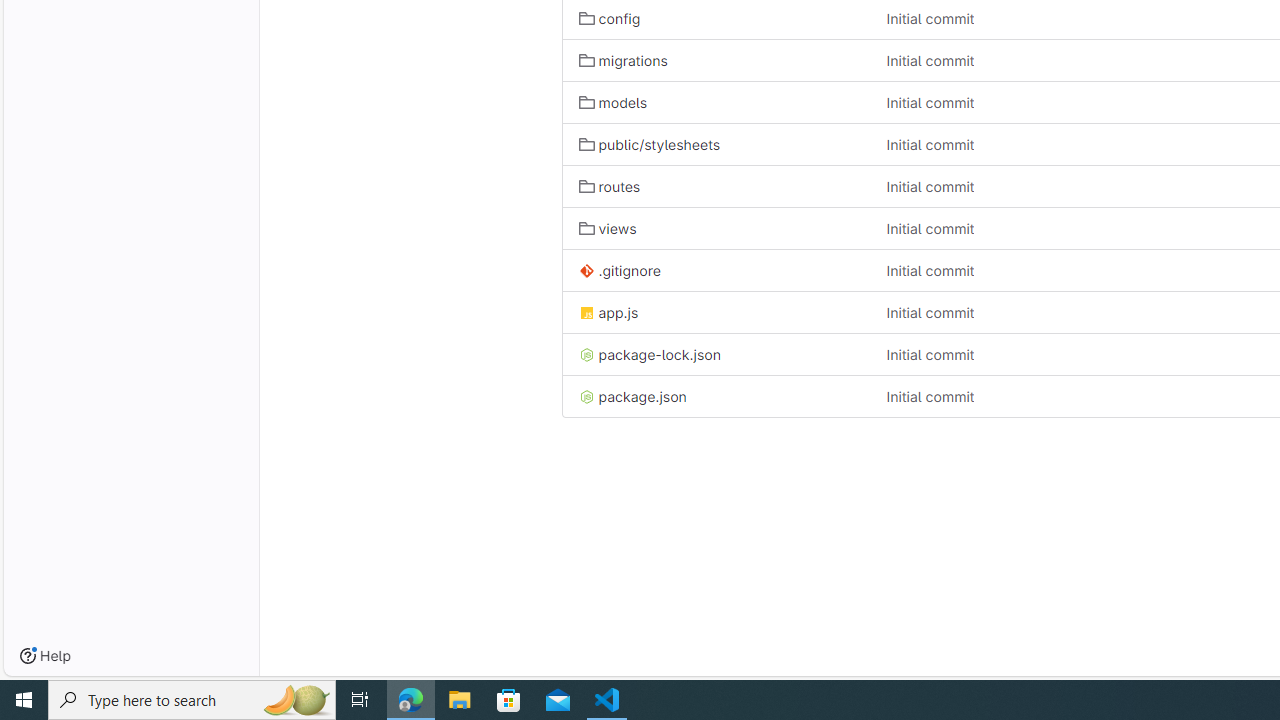 The image size is (1280, 720). Describe the element at coordinates (631, 397) in the screenshot. I see `'package.json'` at that location.